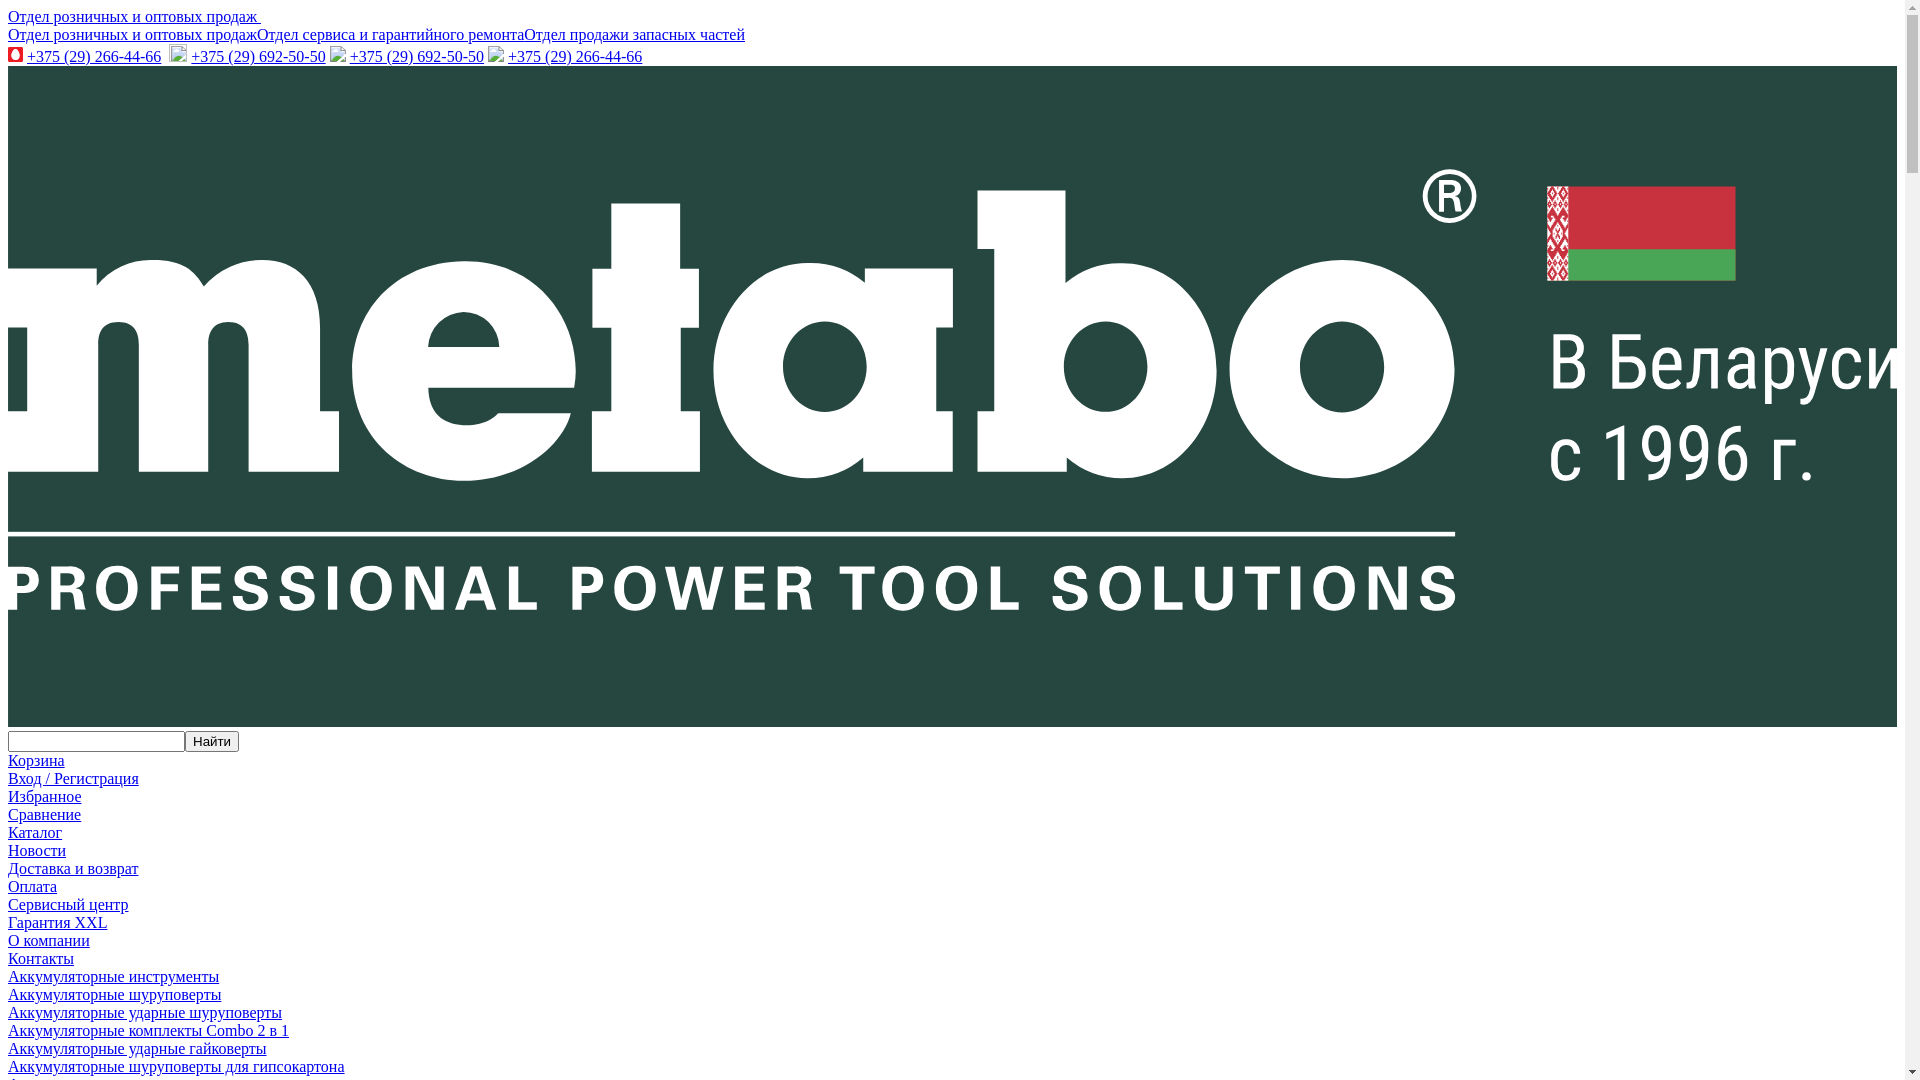 This screenshot has height=1080, width=1920. I want to click on '+375 (29) 266-44-66', so click(93, 55).